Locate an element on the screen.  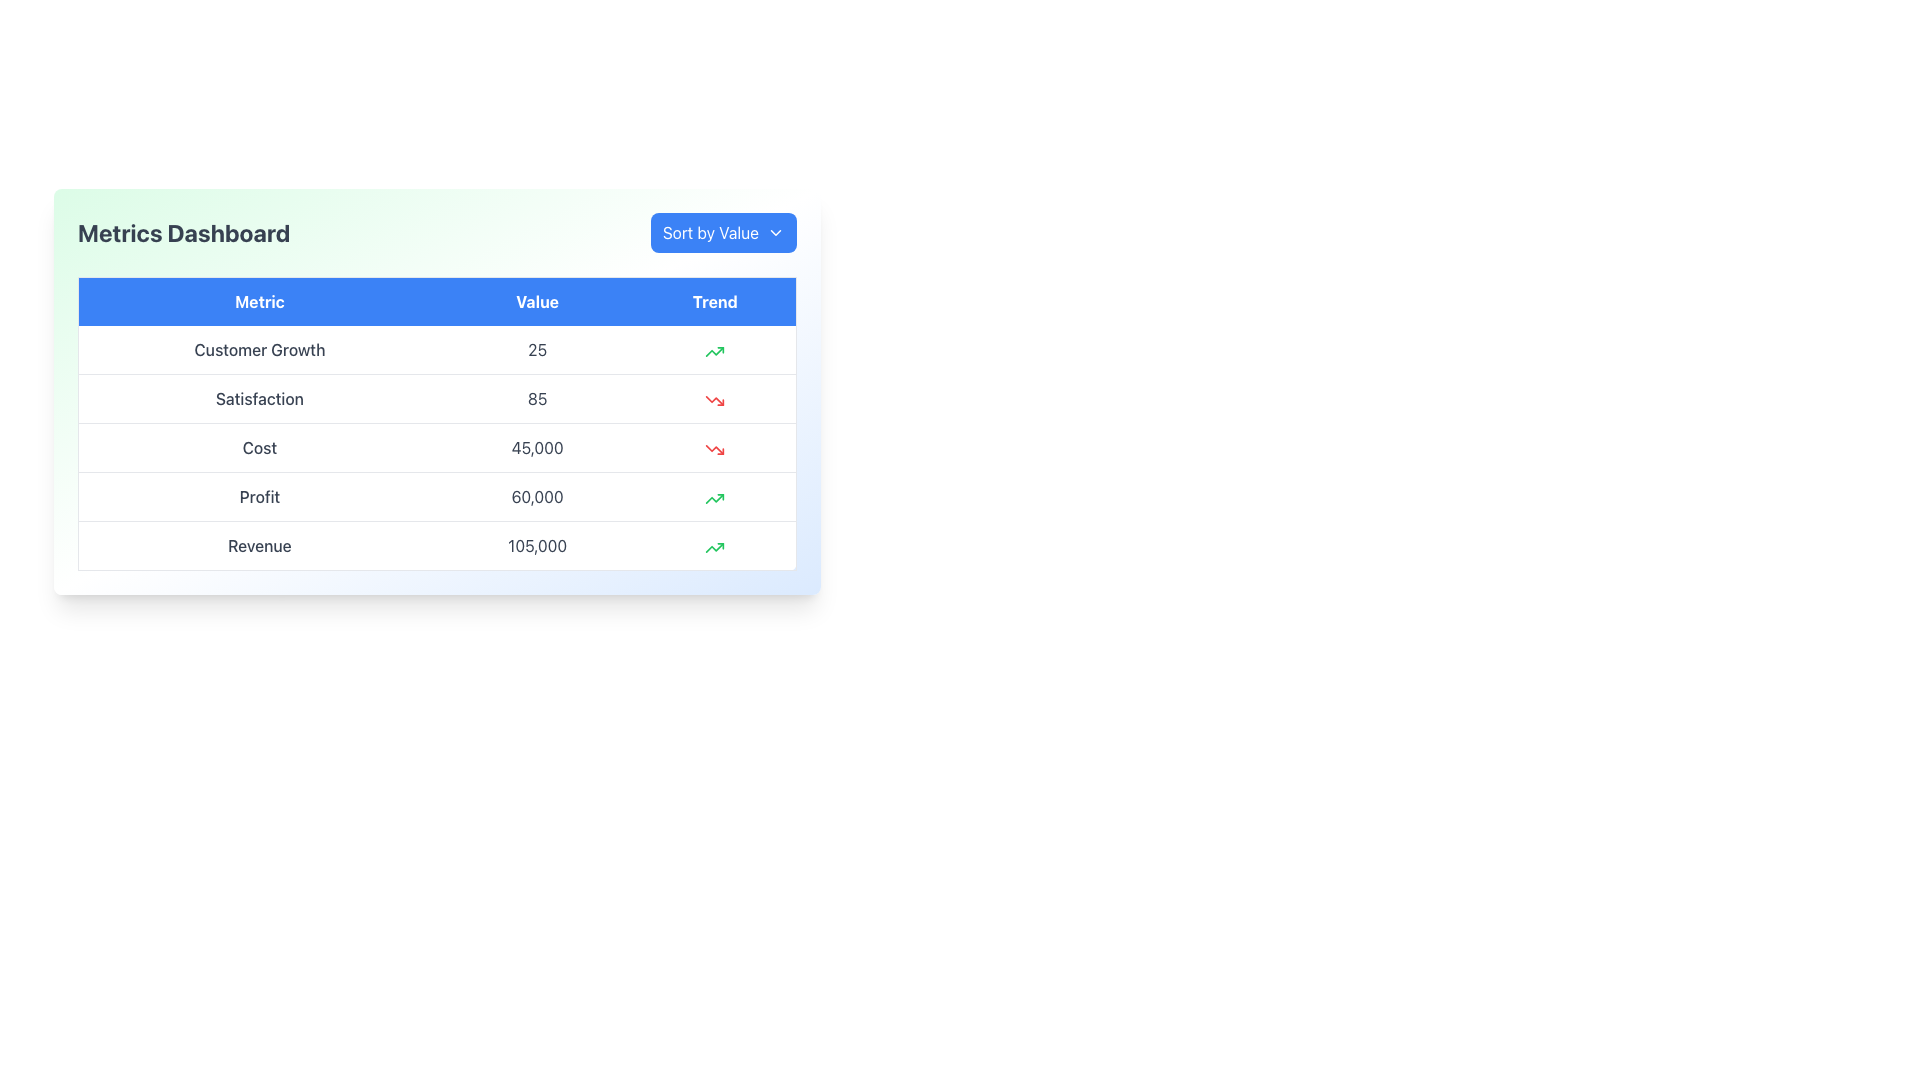
the Table Header labeled 'Metric' which is the first column header in the data table with a blue background and bold white font is located at coordinates (258, 301).